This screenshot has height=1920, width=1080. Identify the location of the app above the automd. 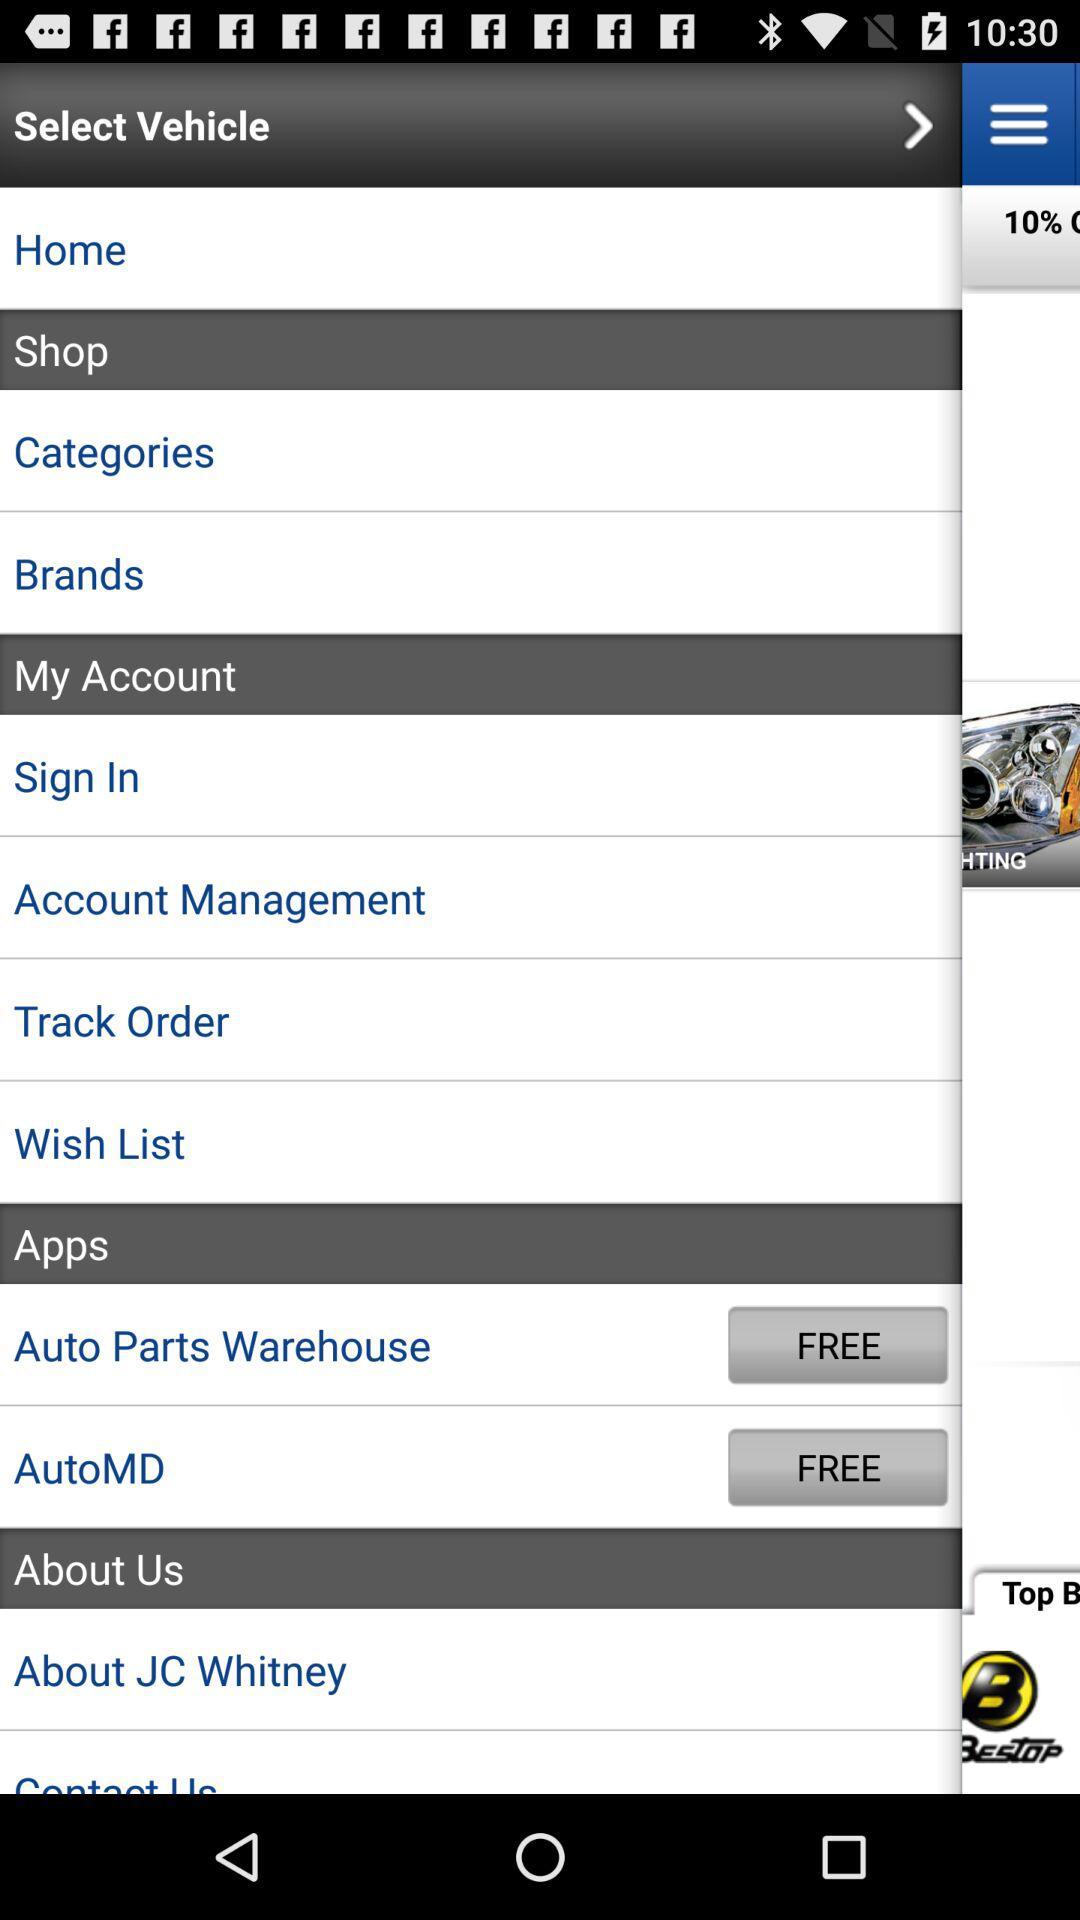
(364, 1345).